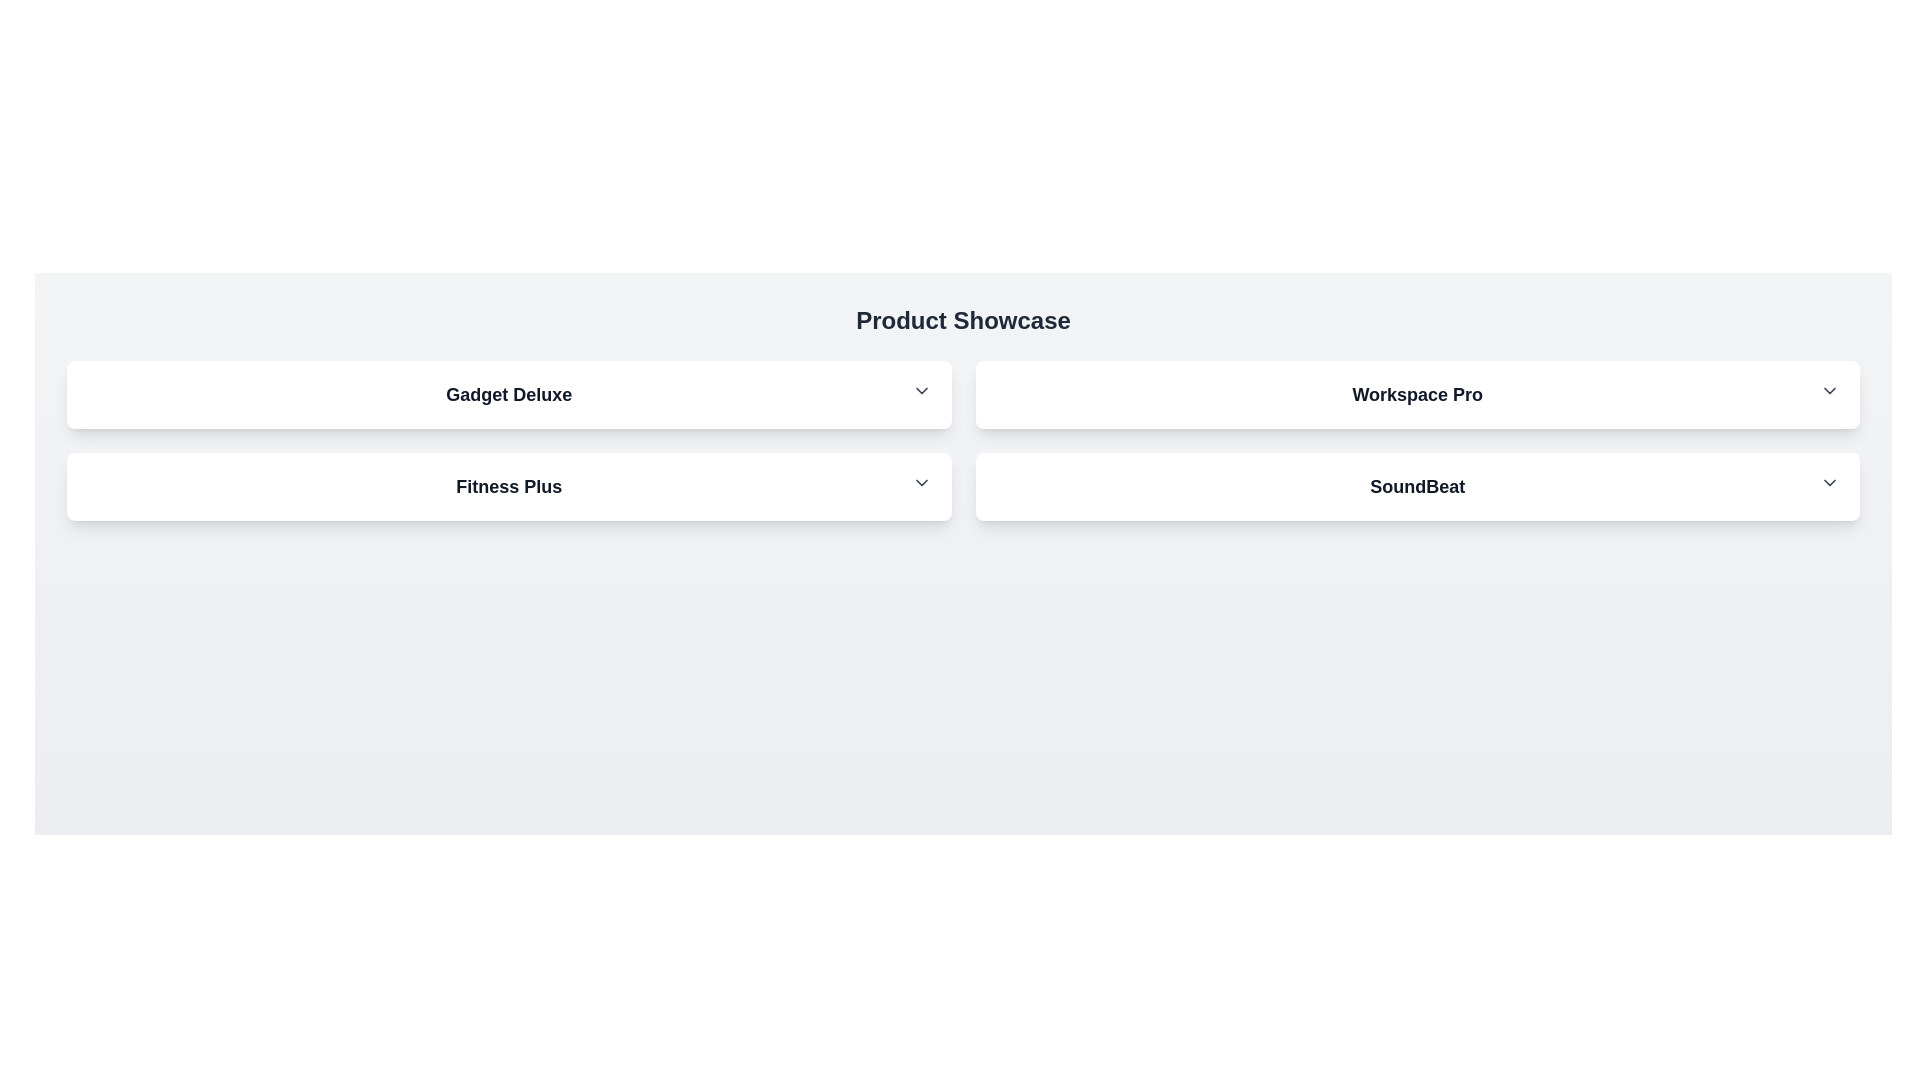 This screenshot has height=1080, width=1920. Describe the element at coordinates (509, 486) in the screenshot. I see `the 'Fitness Plus' button, which is a rectangular UI element with a white background and bold black text` at that location.